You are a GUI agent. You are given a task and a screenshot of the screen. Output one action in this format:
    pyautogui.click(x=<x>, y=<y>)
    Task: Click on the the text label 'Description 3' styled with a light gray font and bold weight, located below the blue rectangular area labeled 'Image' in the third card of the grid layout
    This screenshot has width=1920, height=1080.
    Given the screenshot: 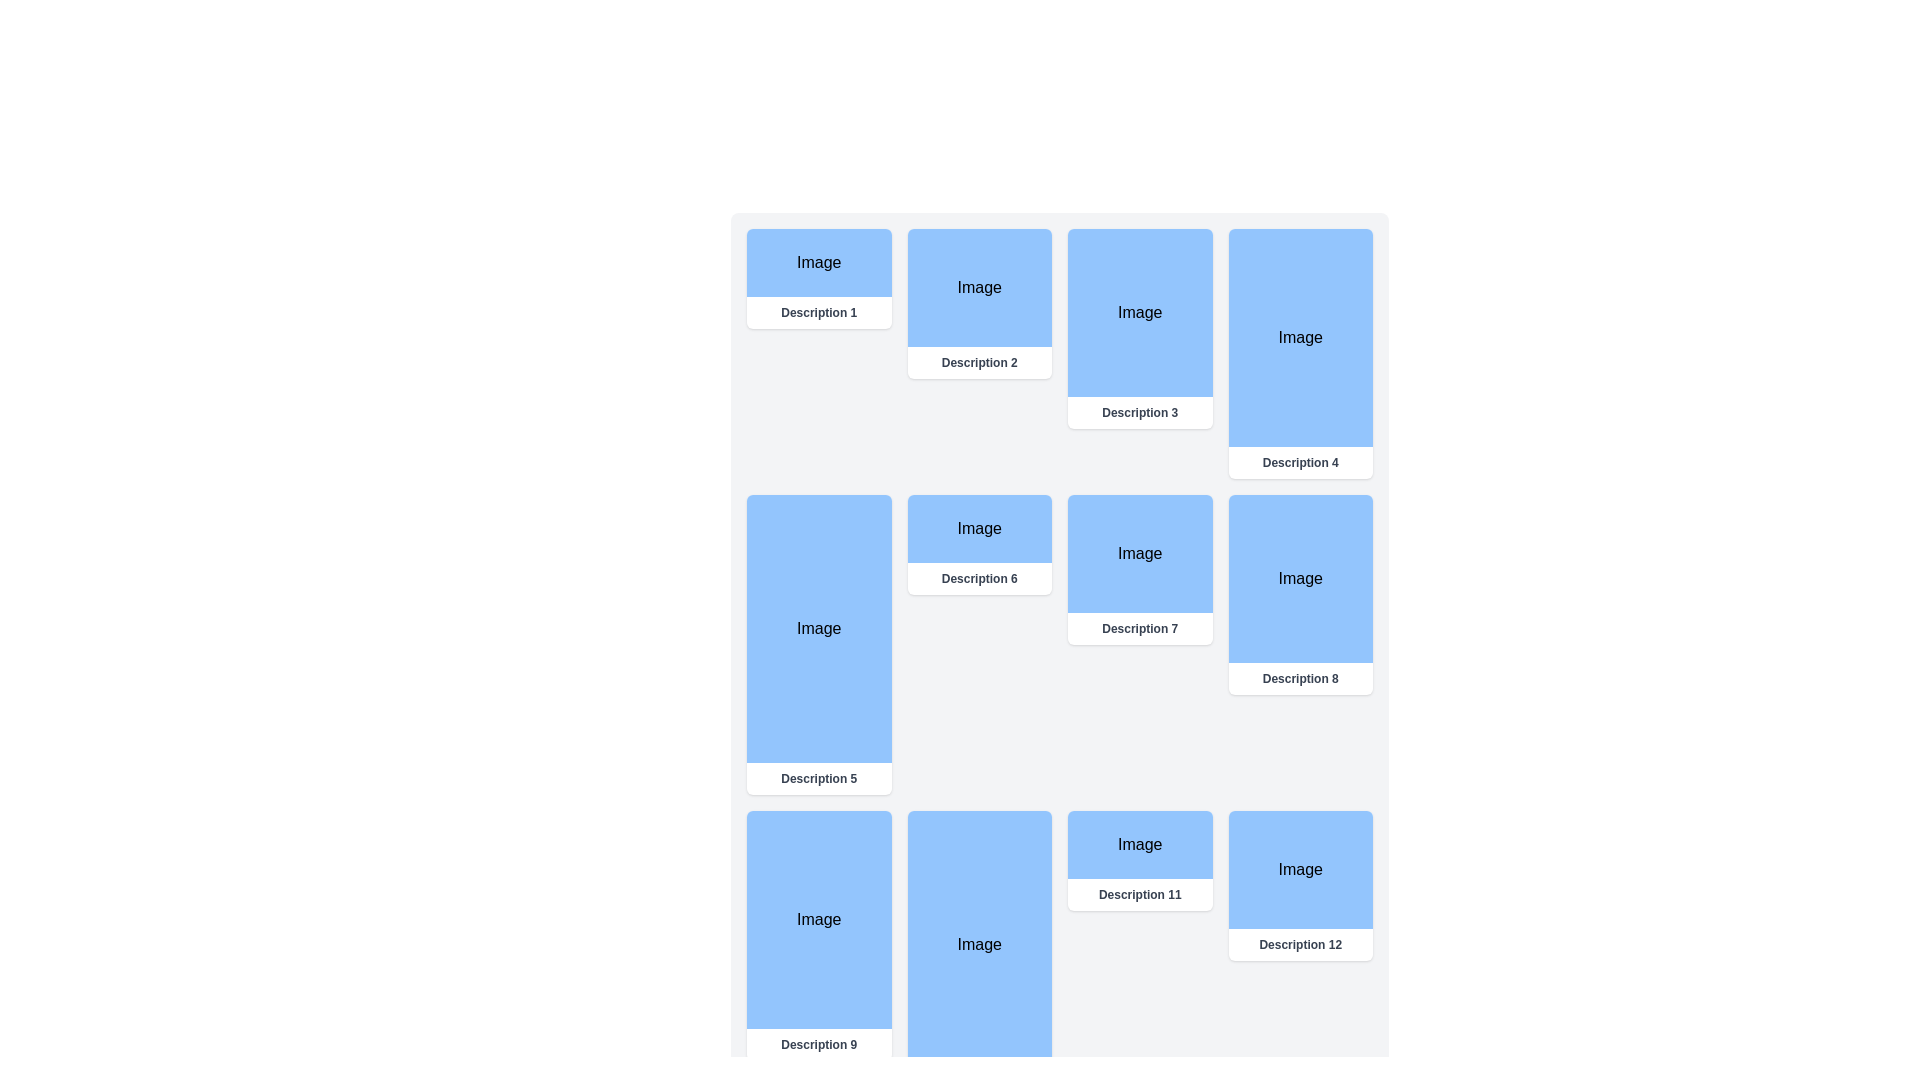 What is the action you would take?
    pyautogui.click(x=1140, y=411)
    